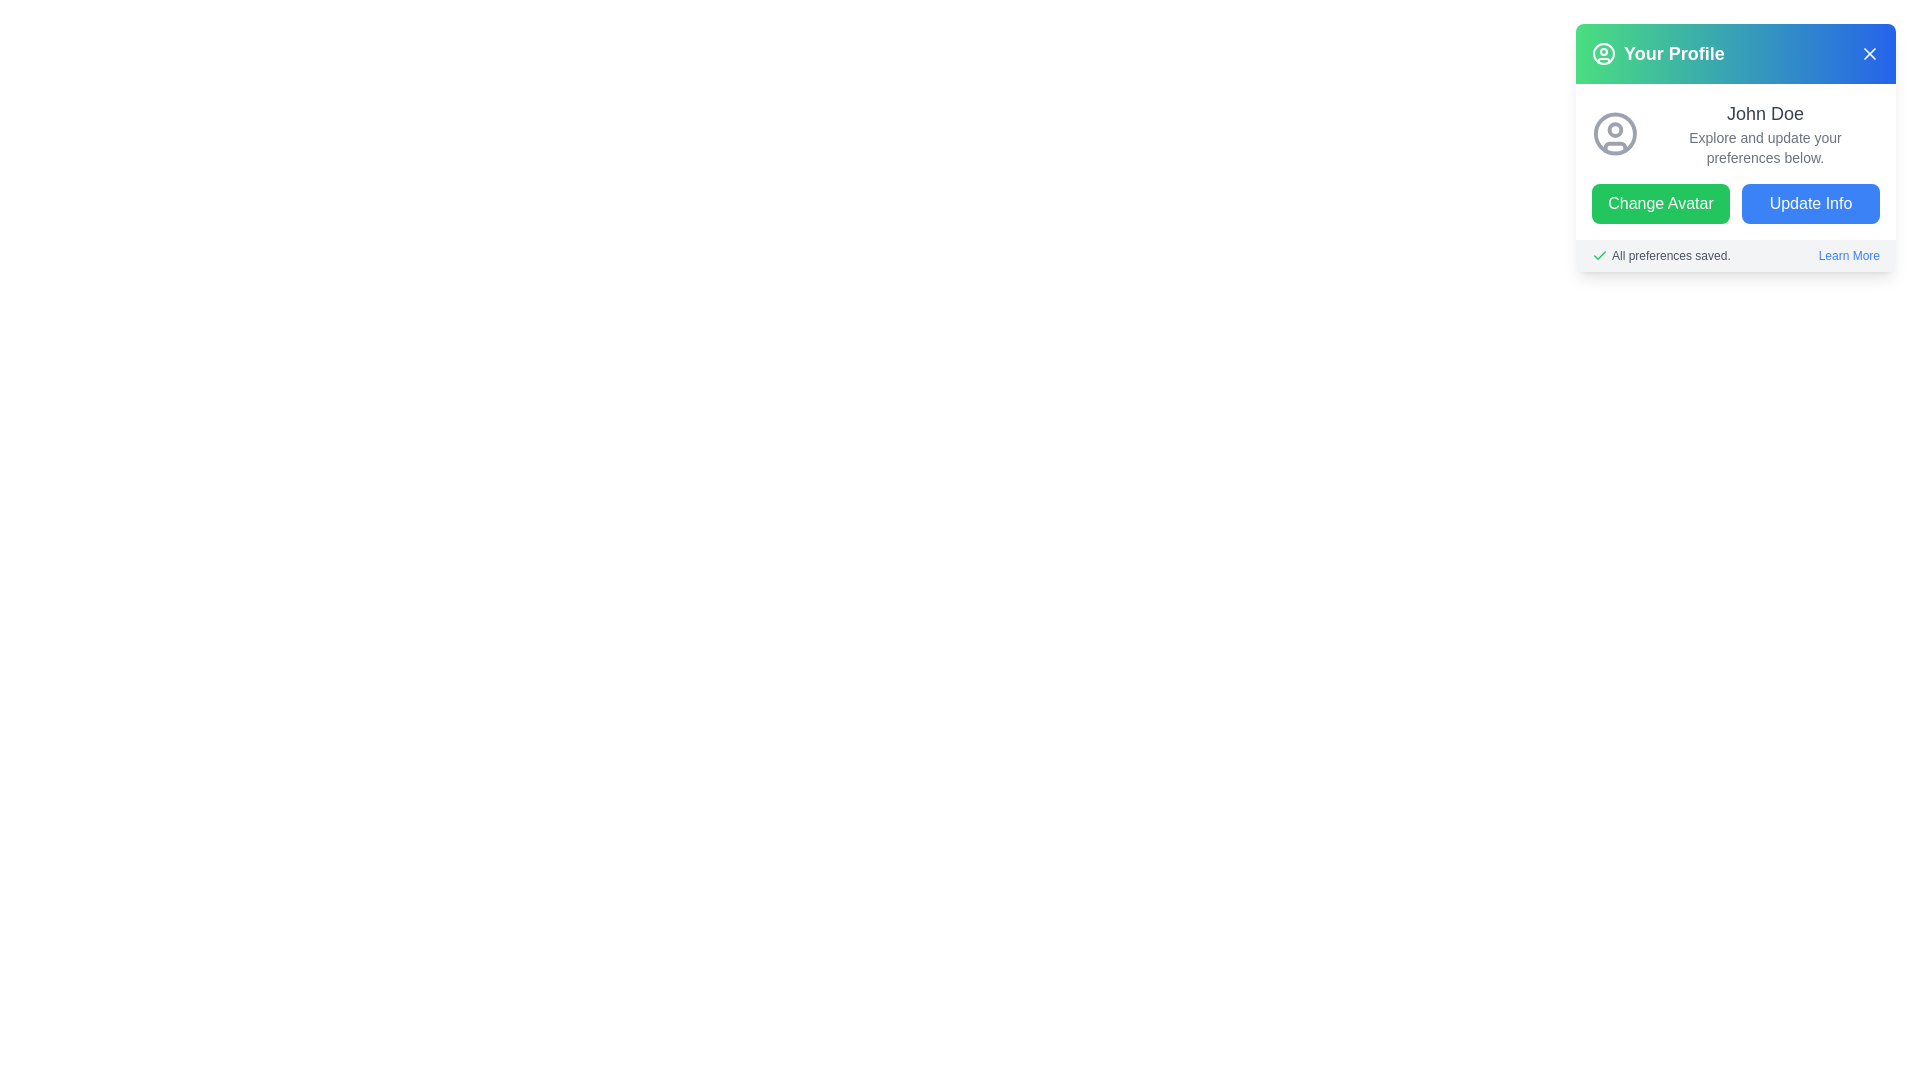 Image resolution: width=1920 pixels, height=1080 pixels. What do you see at coordinates (1615, 134) in the screenshot?
I see `the SVG Circle element representing the user avatar located in the 'Your Profile' section at the top right corner of the interface` at bounding box center [1615, 134].